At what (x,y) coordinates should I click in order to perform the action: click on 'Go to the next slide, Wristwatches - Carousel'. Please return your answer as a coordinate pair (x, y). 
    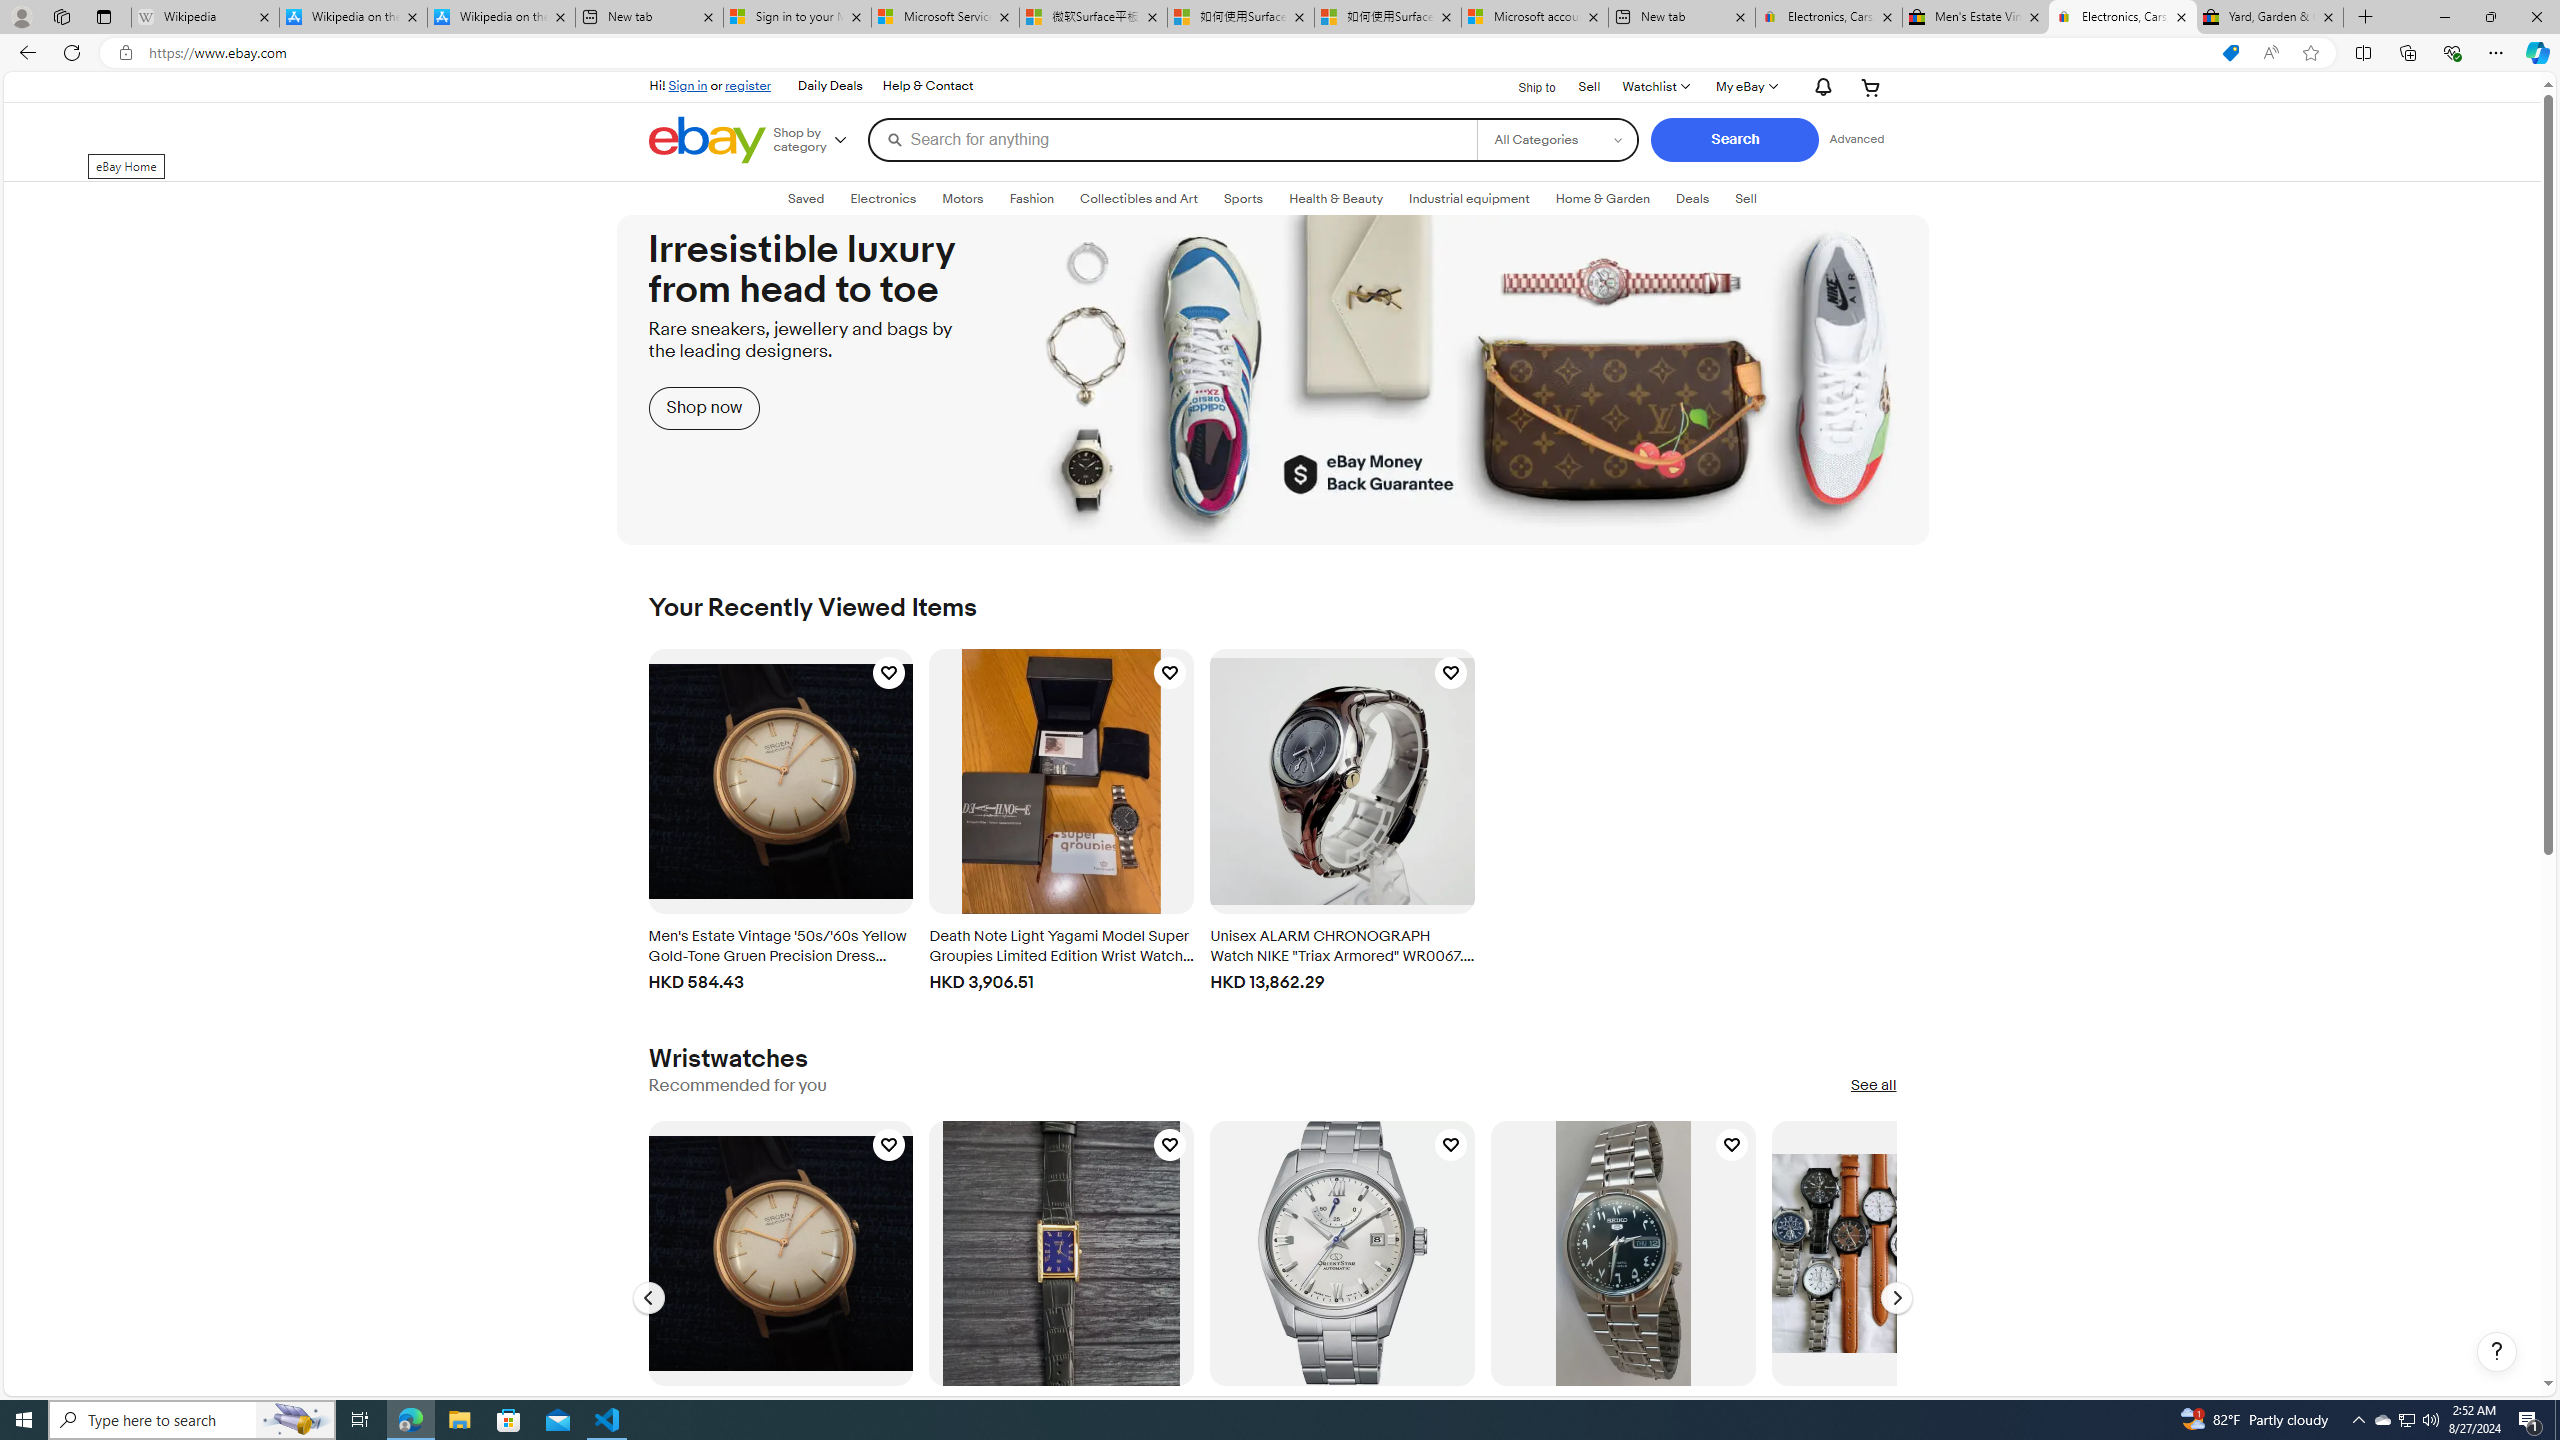
    Looking at the image, I should click on (1895, 1298).